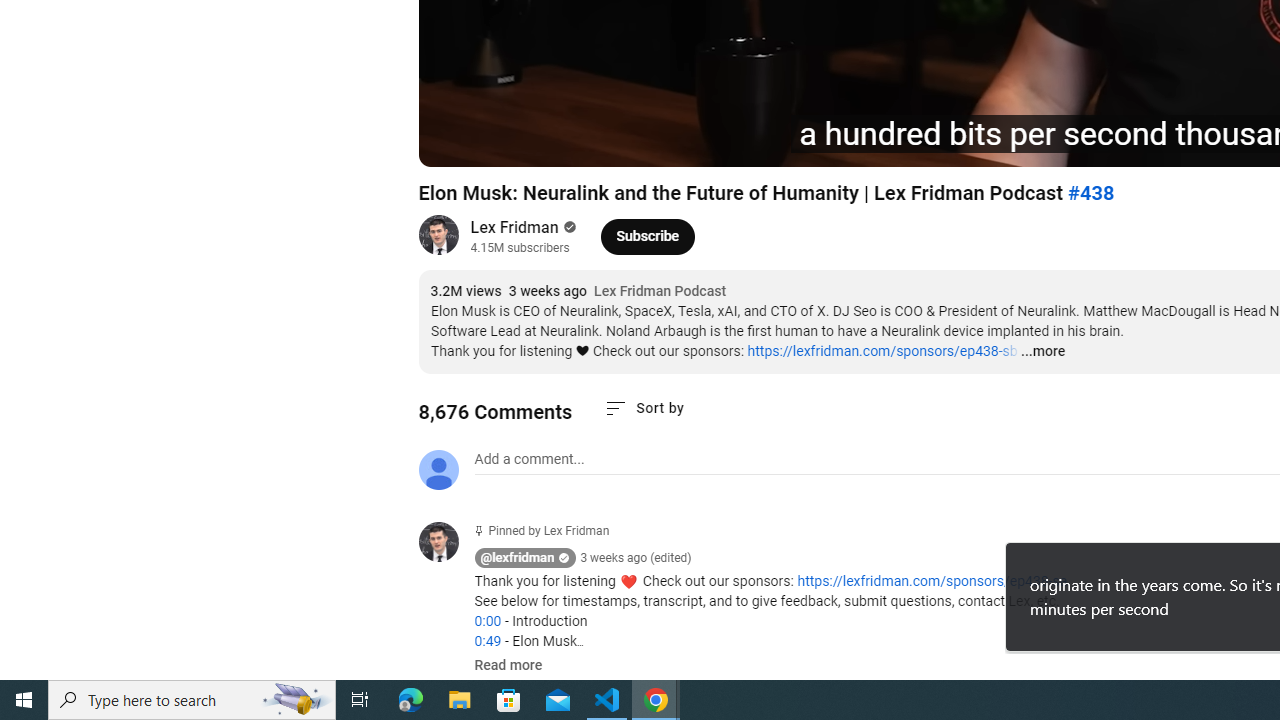 The height and width of the screenshot is (720, 1280). What do you see at coordinates (487, 620) in the screenshot?
I see `'0:00'` at bounding box center [487, 620].